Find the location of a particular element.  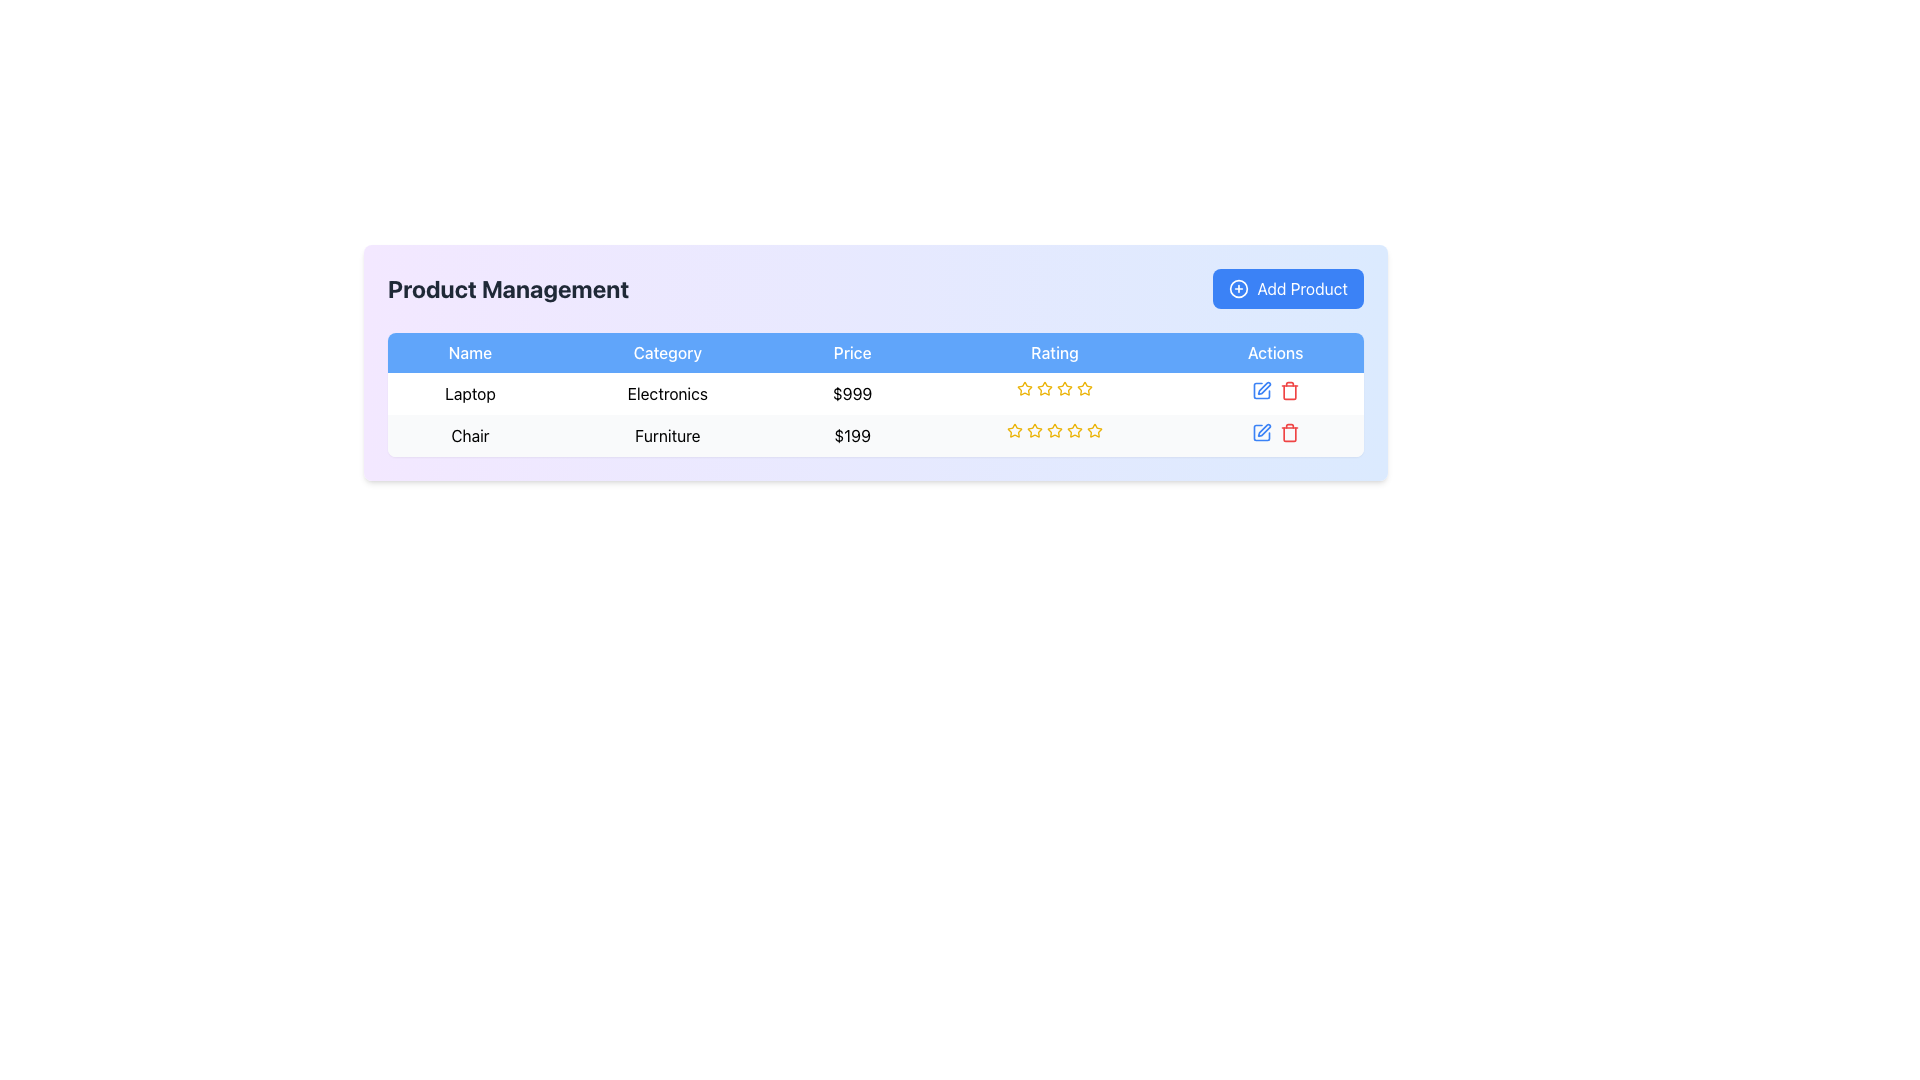

the 'Rating' text label element, which is a rectangular label with white font on a blue background, situated between the 'Price' and 'Actions' headers at the top of the data table is located at coordinates (1054, 352).